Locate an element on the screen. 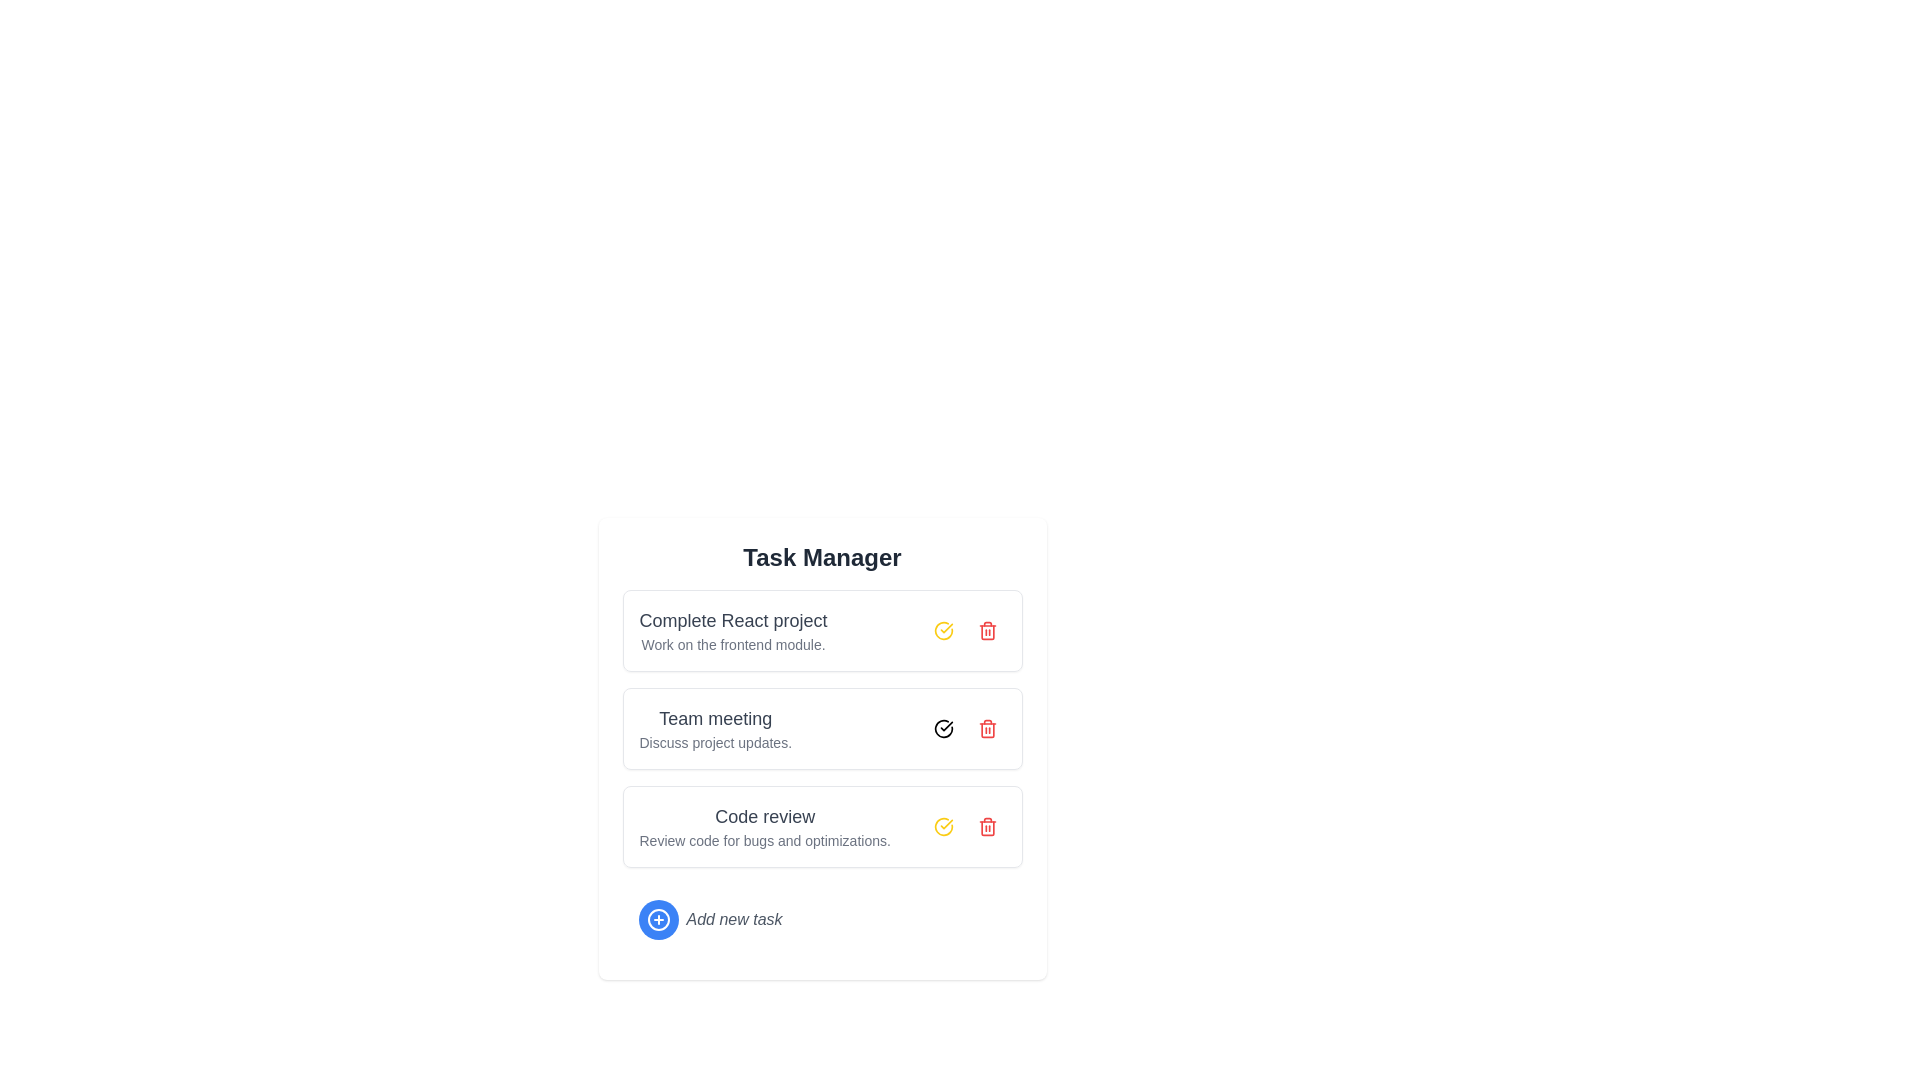 This screenshot has width=1920, height=1080. the static text label that describes the purpose of adding a new task, positioned to the right of the blue circular '+' icon is located at coordinates (733, 920).